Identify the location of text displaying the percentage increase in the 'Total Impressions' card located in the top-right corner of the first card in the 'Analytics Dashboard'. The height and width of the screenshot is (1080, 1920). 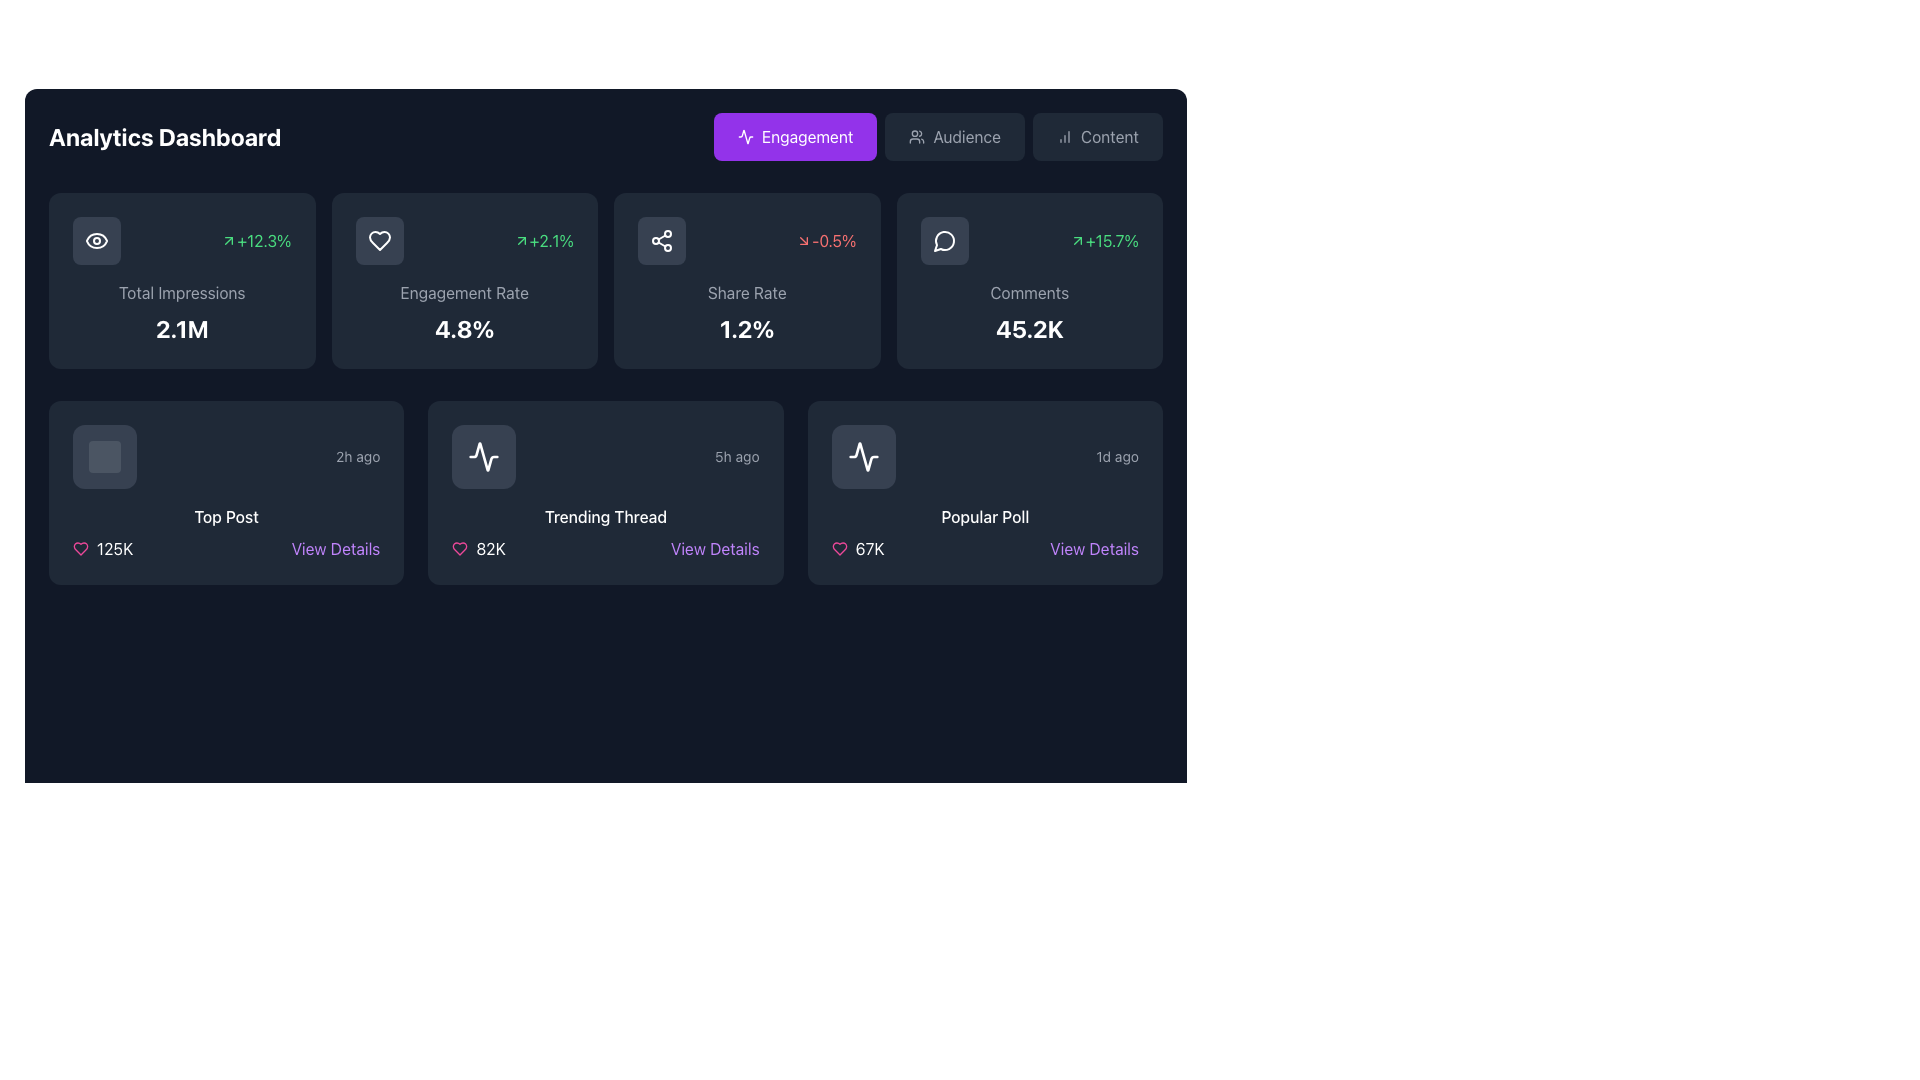
(255, 239).